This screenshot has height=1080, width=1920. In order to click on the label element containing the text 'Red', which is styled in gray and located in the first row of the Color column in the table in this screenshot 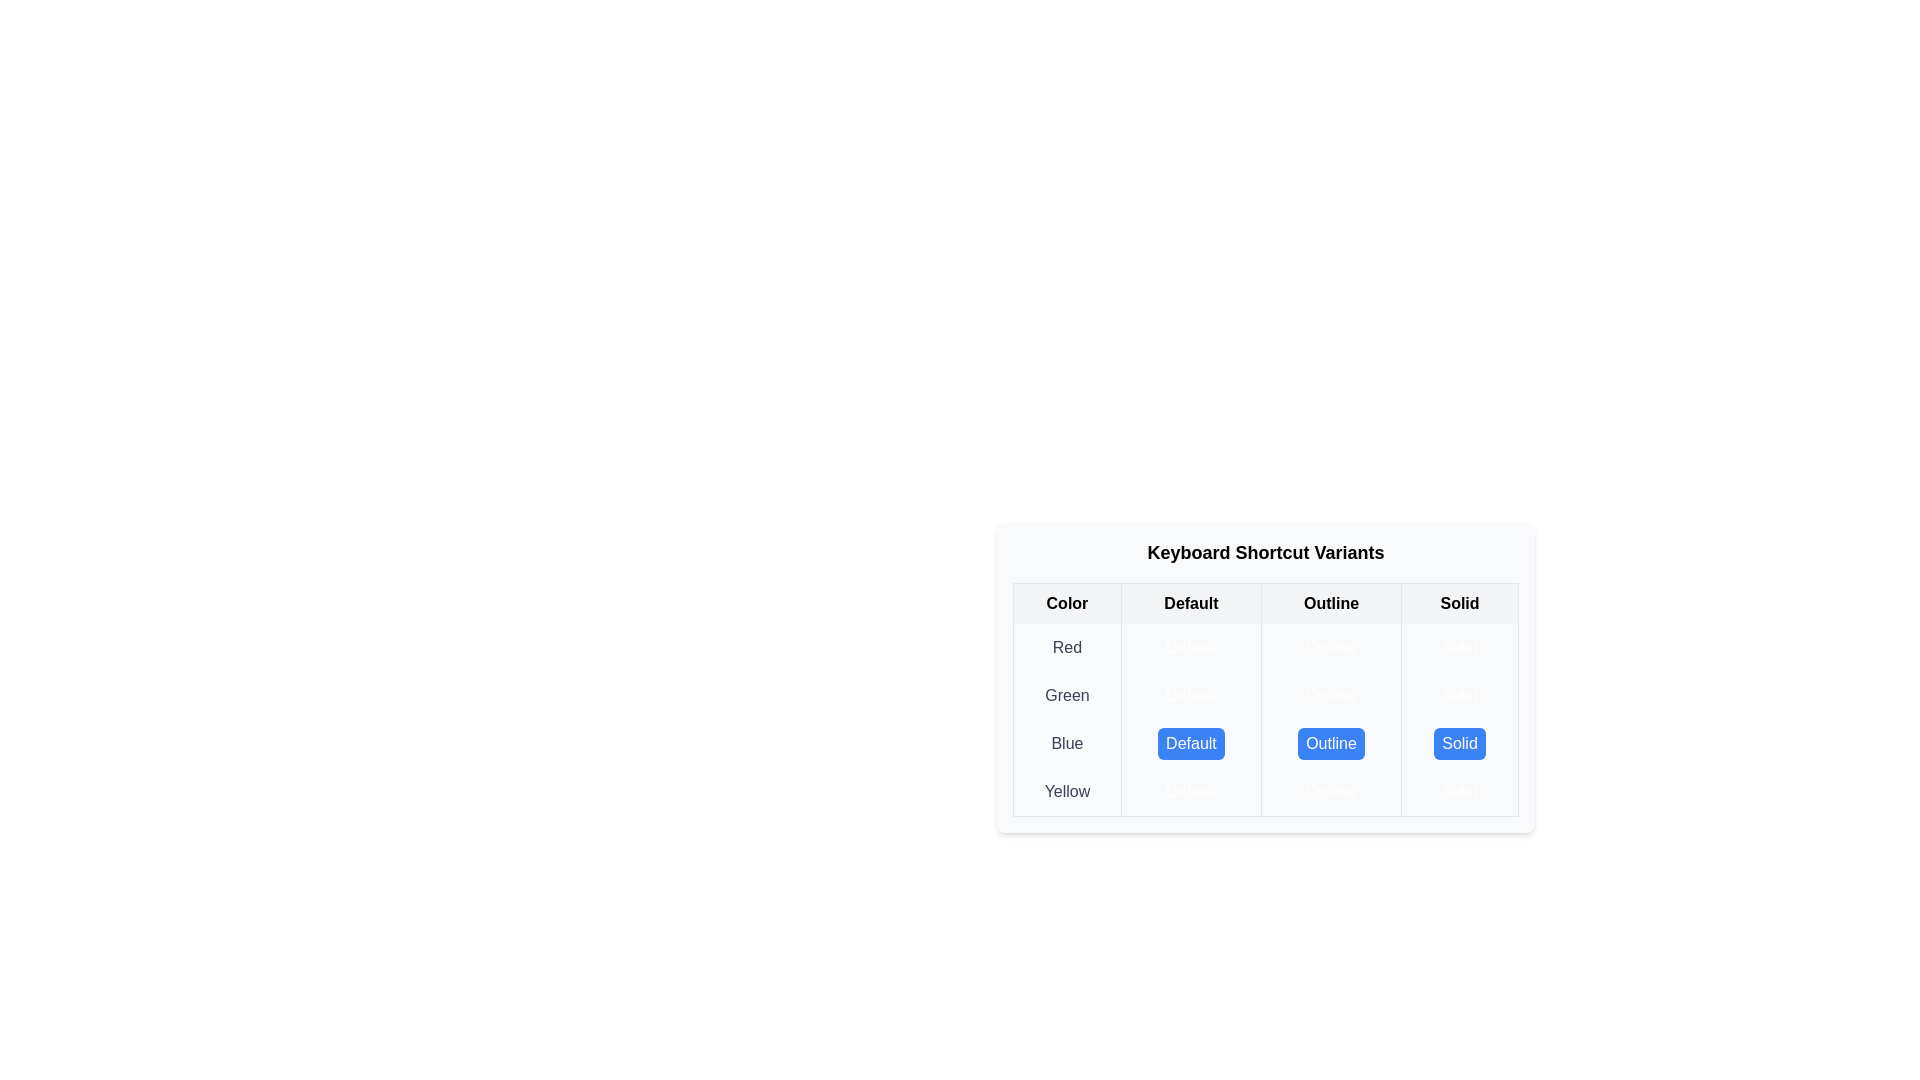, I will do `click(1066, 648)`.